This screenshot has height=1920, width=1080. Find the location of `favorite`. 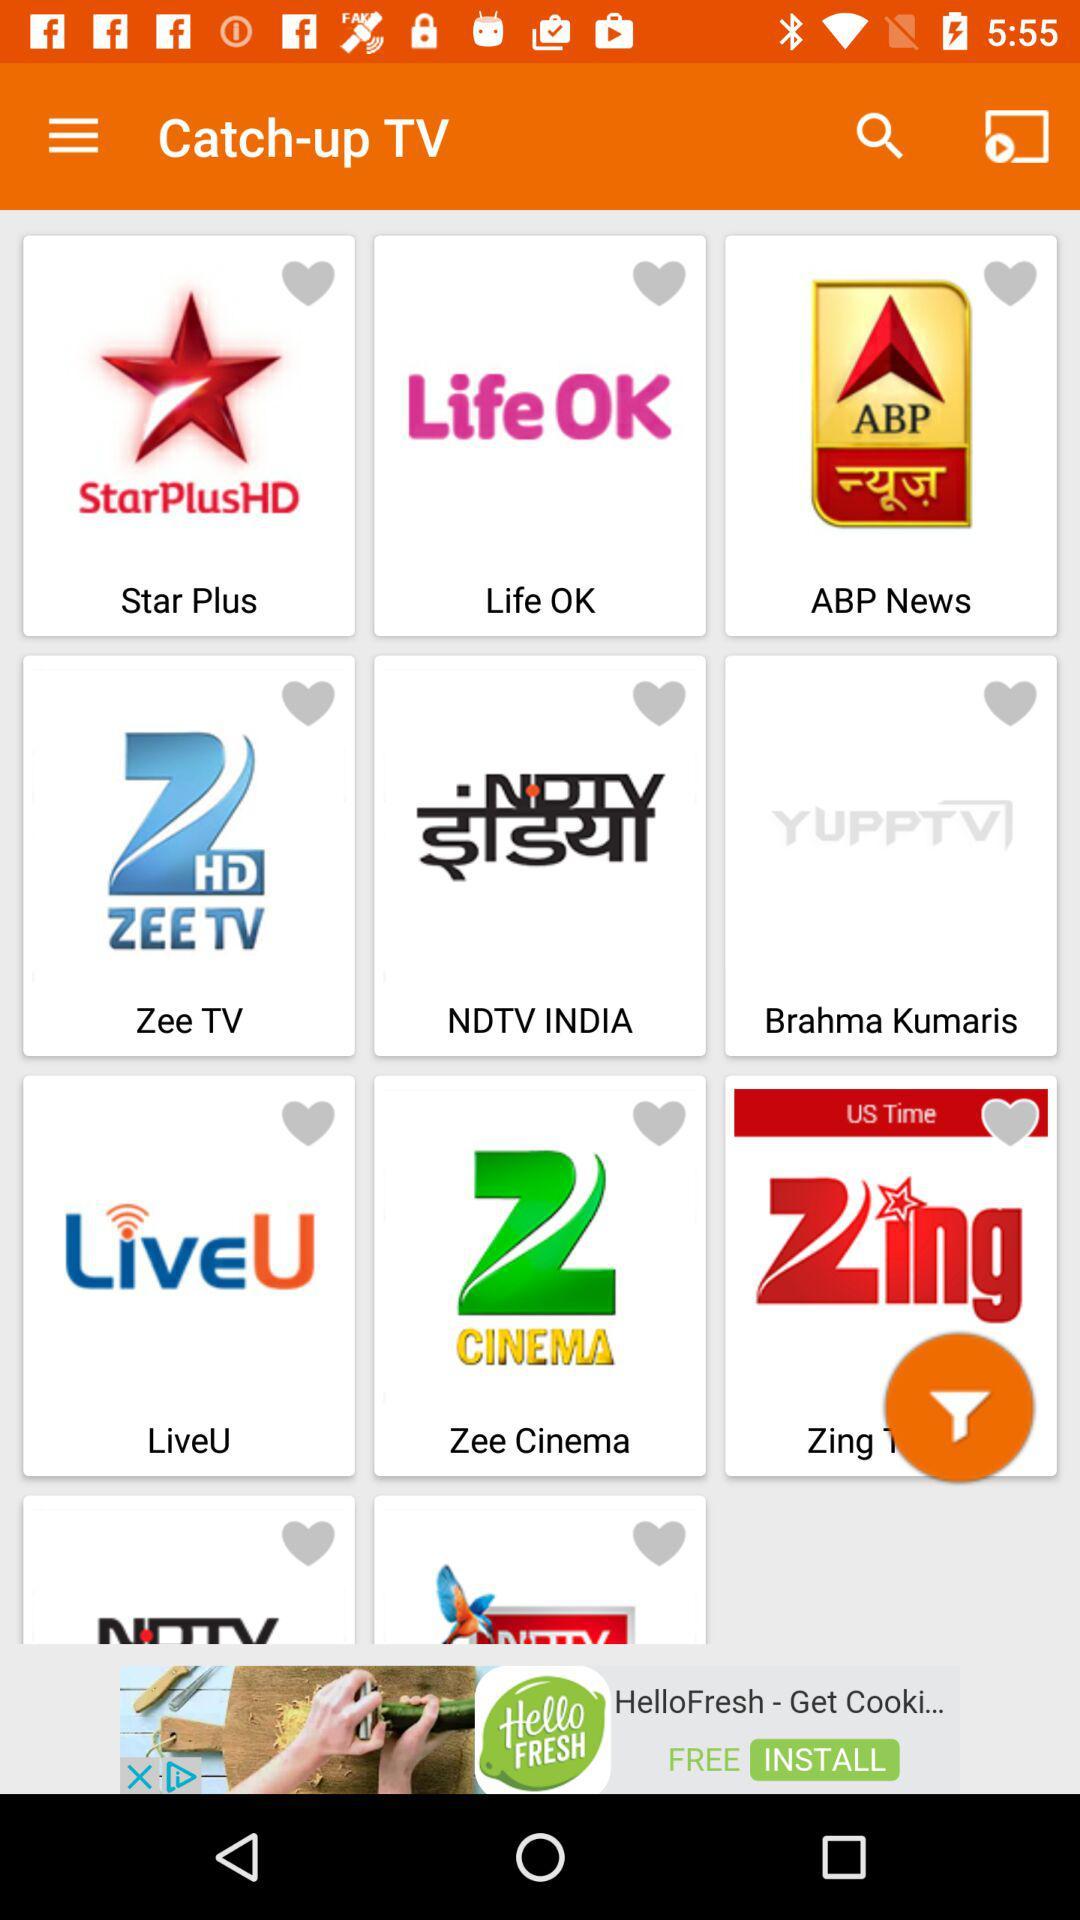

favorite is located at coordinates (659, 1540).